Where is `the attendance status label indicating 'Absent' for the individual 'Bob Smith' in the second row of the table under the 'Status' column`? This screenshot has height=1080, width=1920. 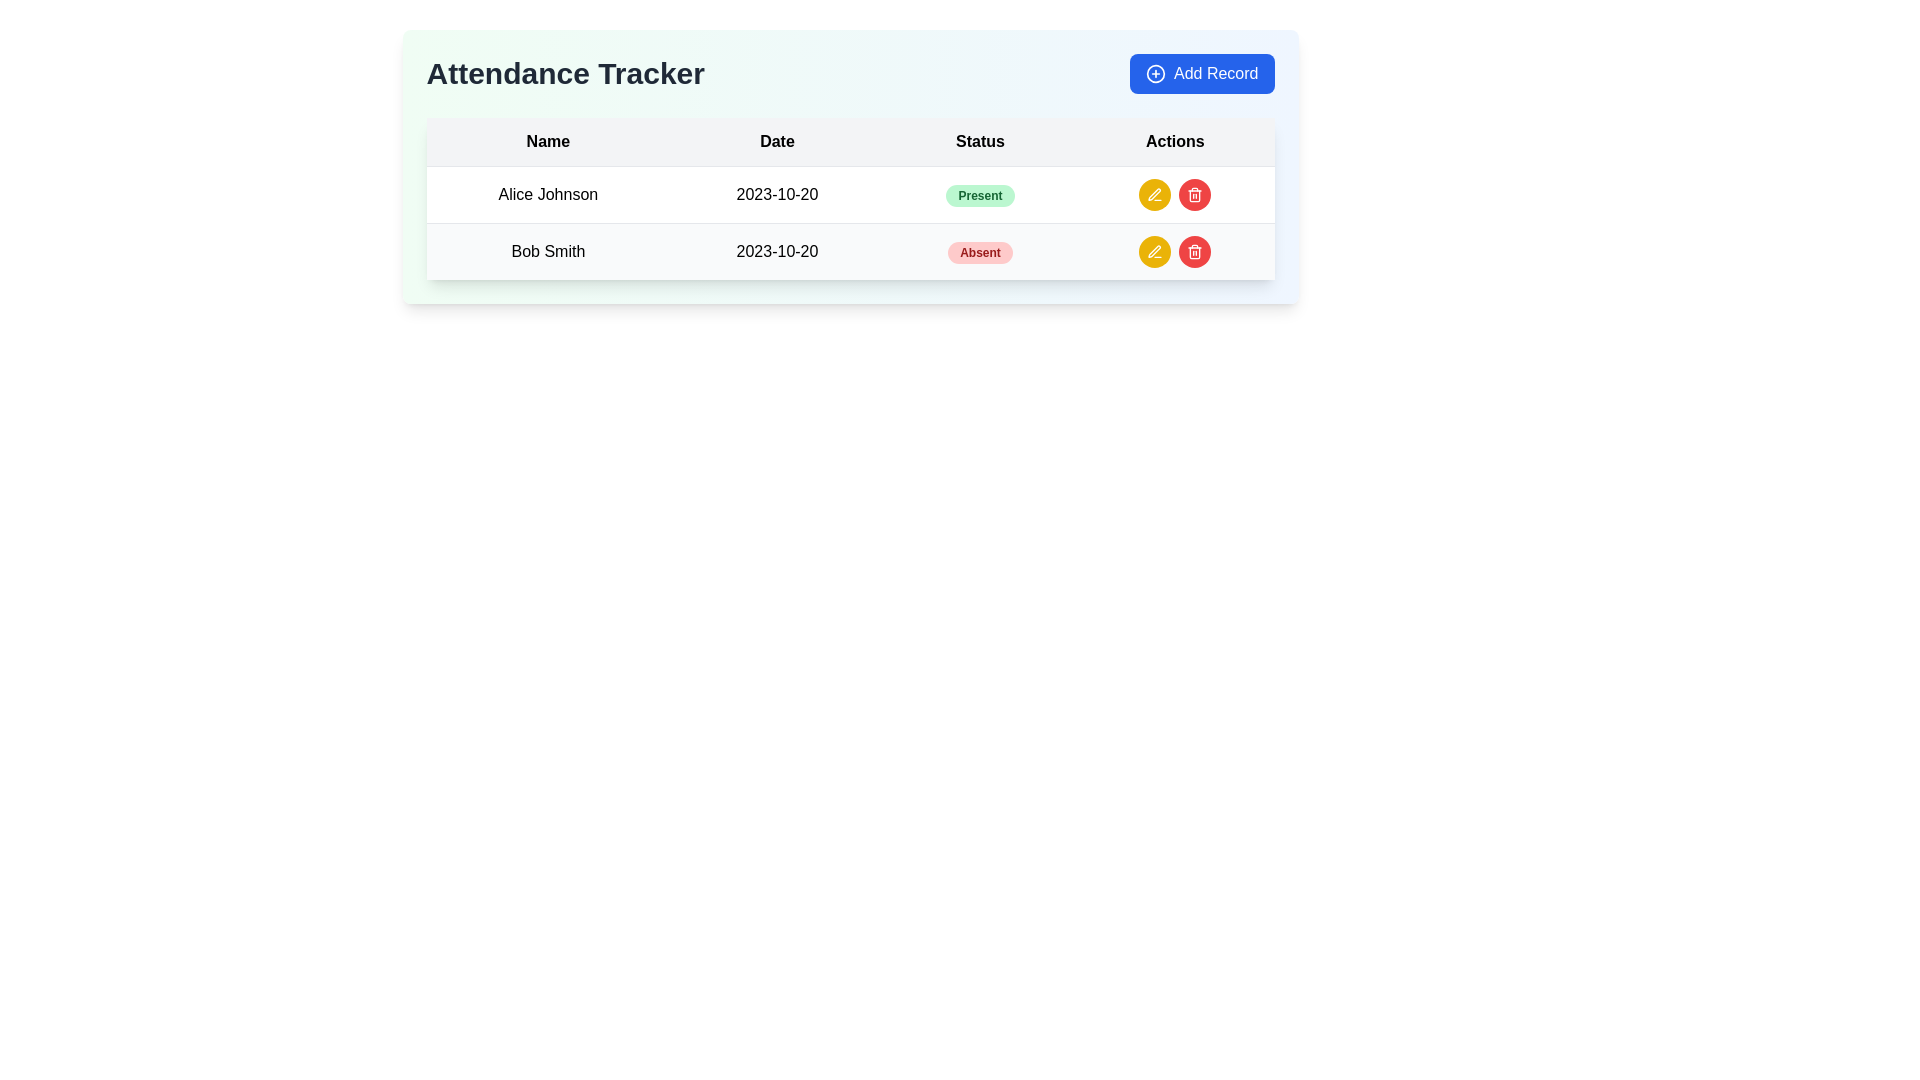
the attendance status label indicating 'Absent' for the individual 'Bob Smith' in the second row of the table under the 'Status' column is located at coordinates (980, 250).